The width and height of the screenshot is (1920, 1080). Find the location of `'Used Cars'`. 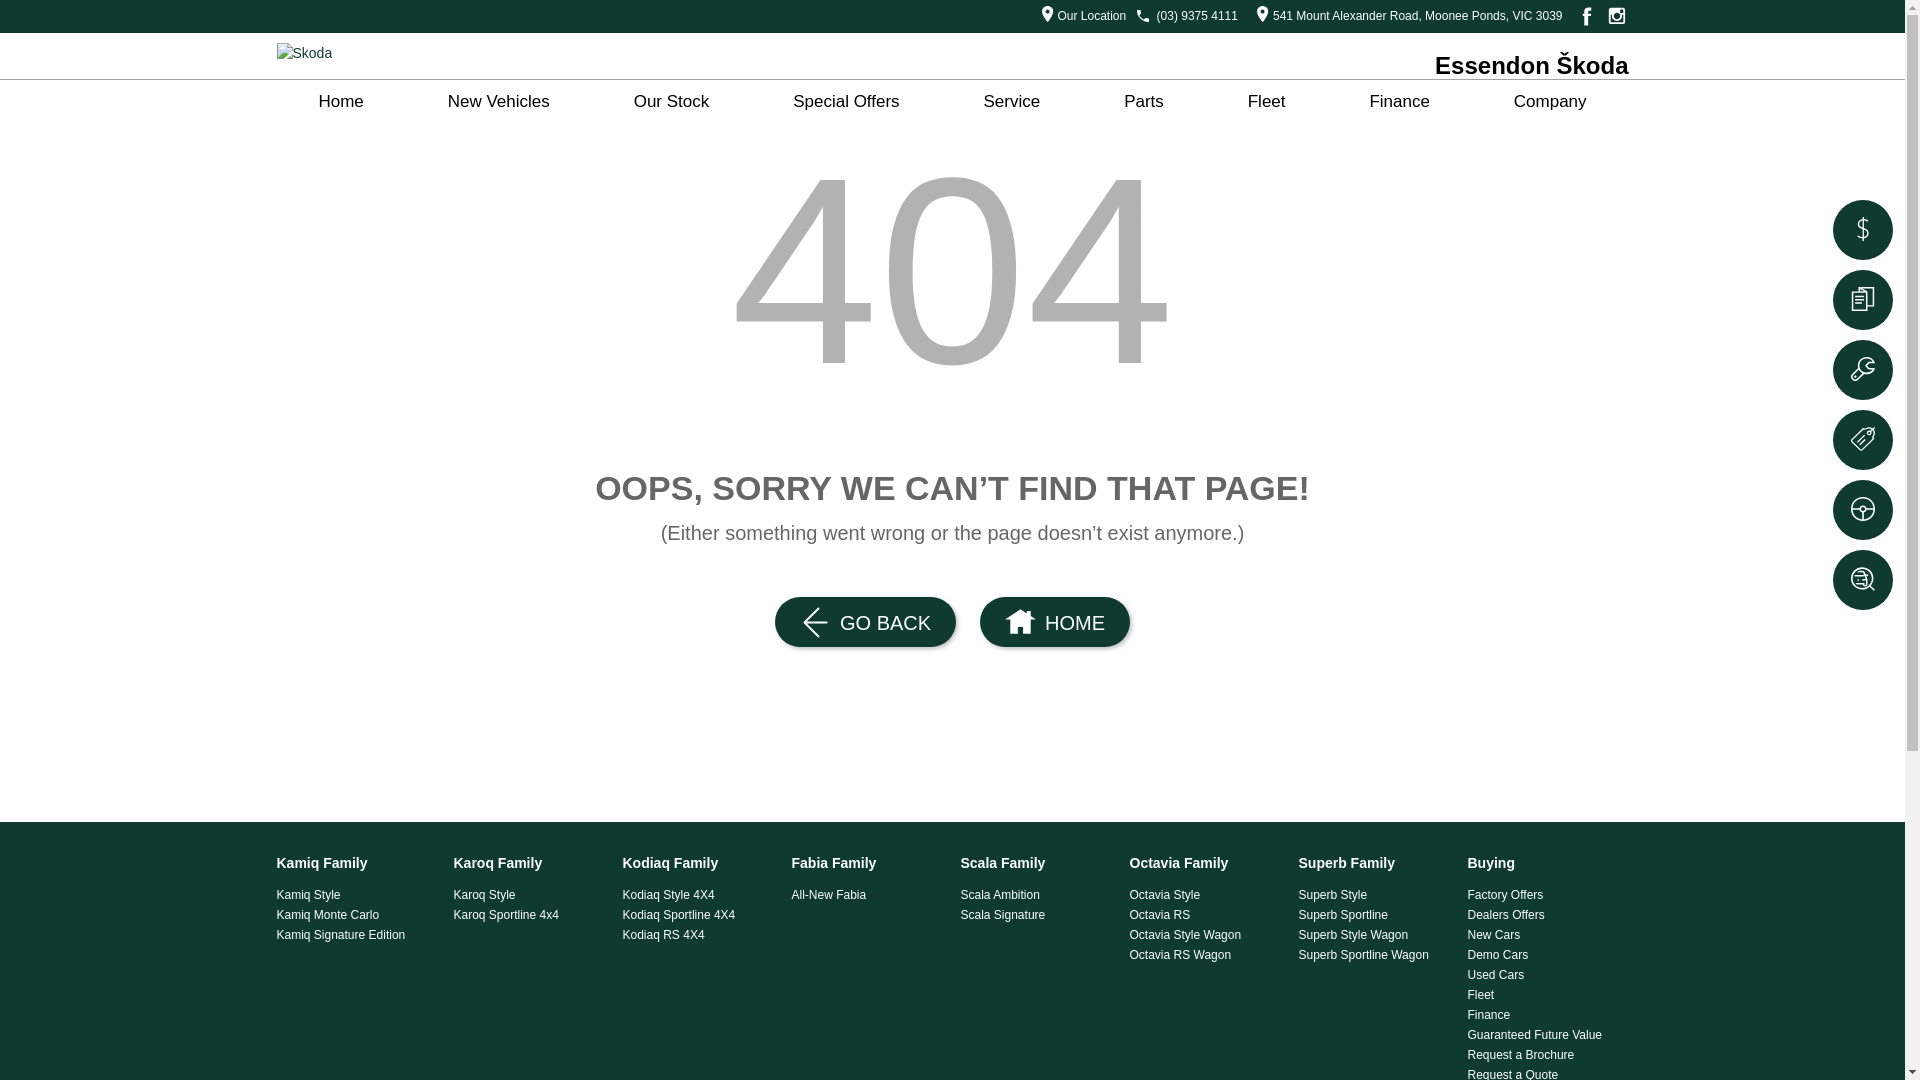

'Used Cars' is located at coordinates (1468, 974).